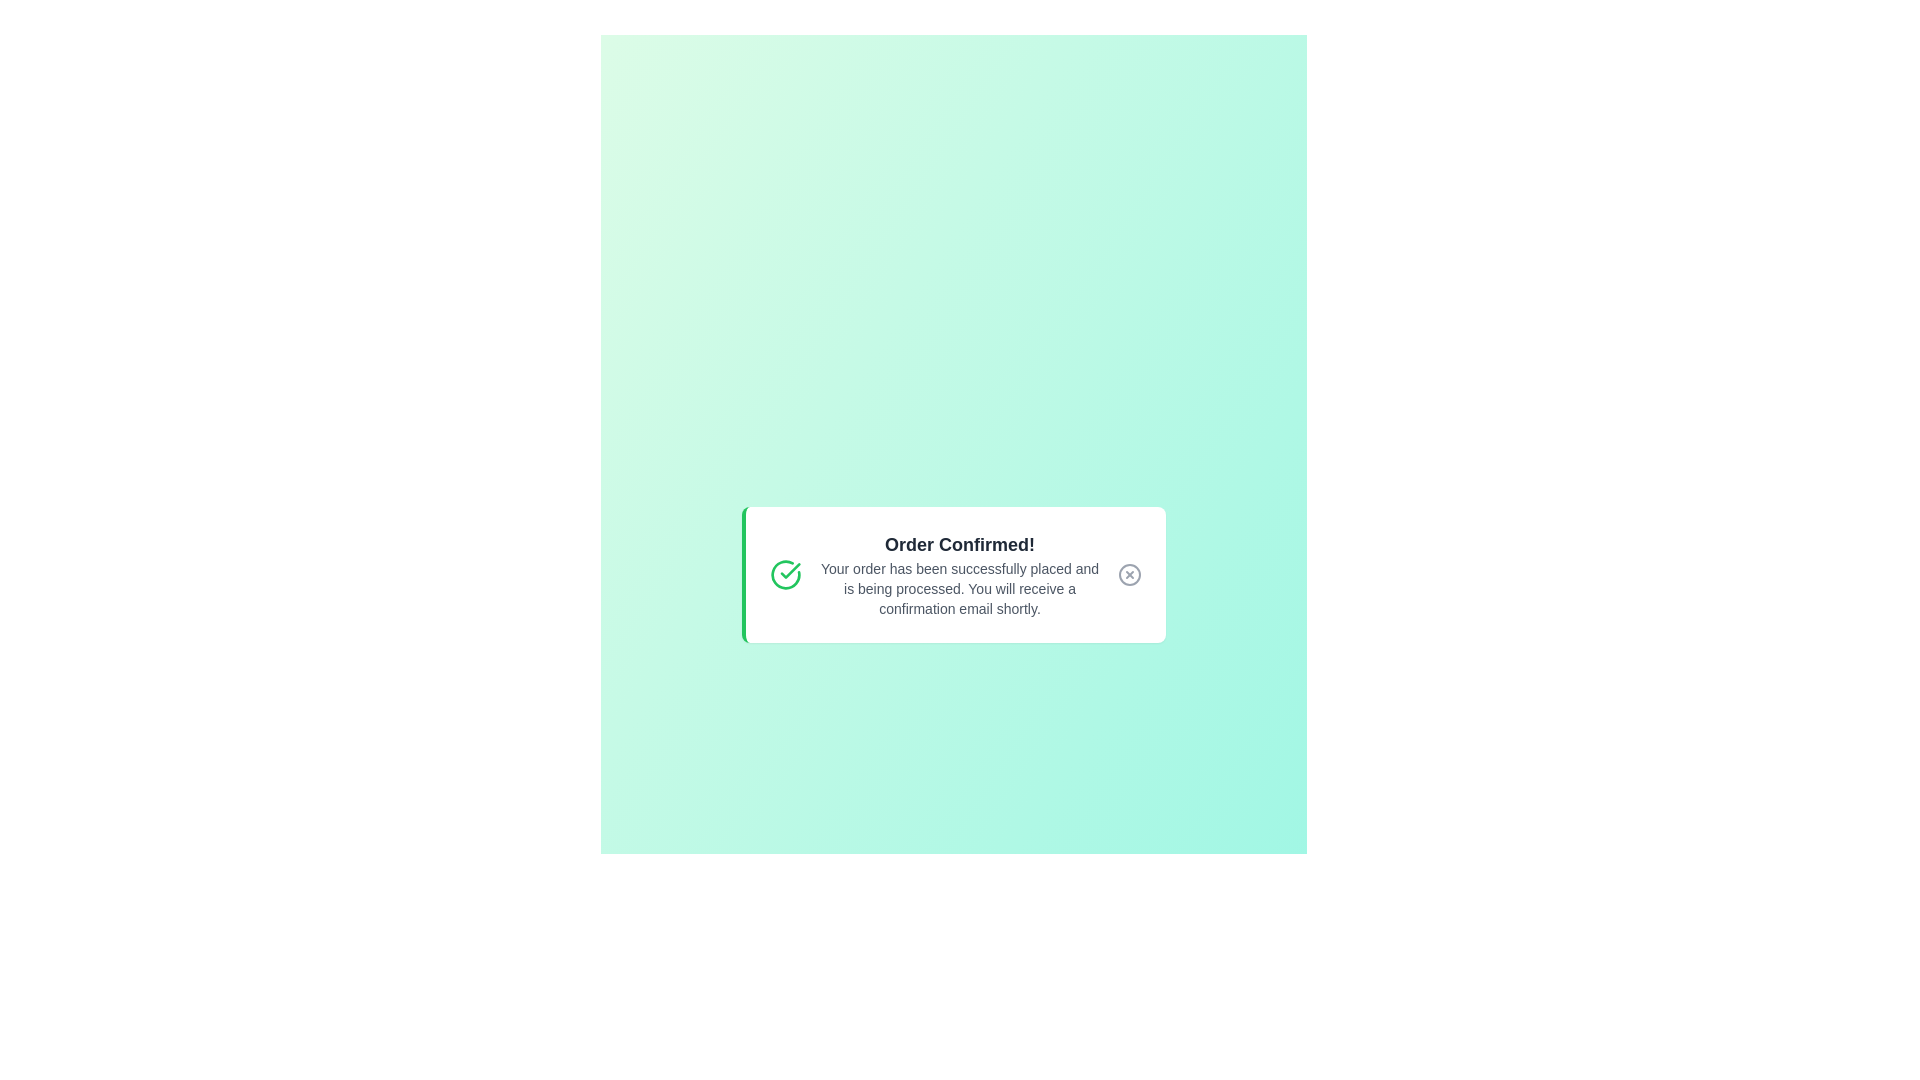 The height and width of the screenshot is (1080, 1920). I want to click on the close button to dismiss the alert, so click(1129, 574).